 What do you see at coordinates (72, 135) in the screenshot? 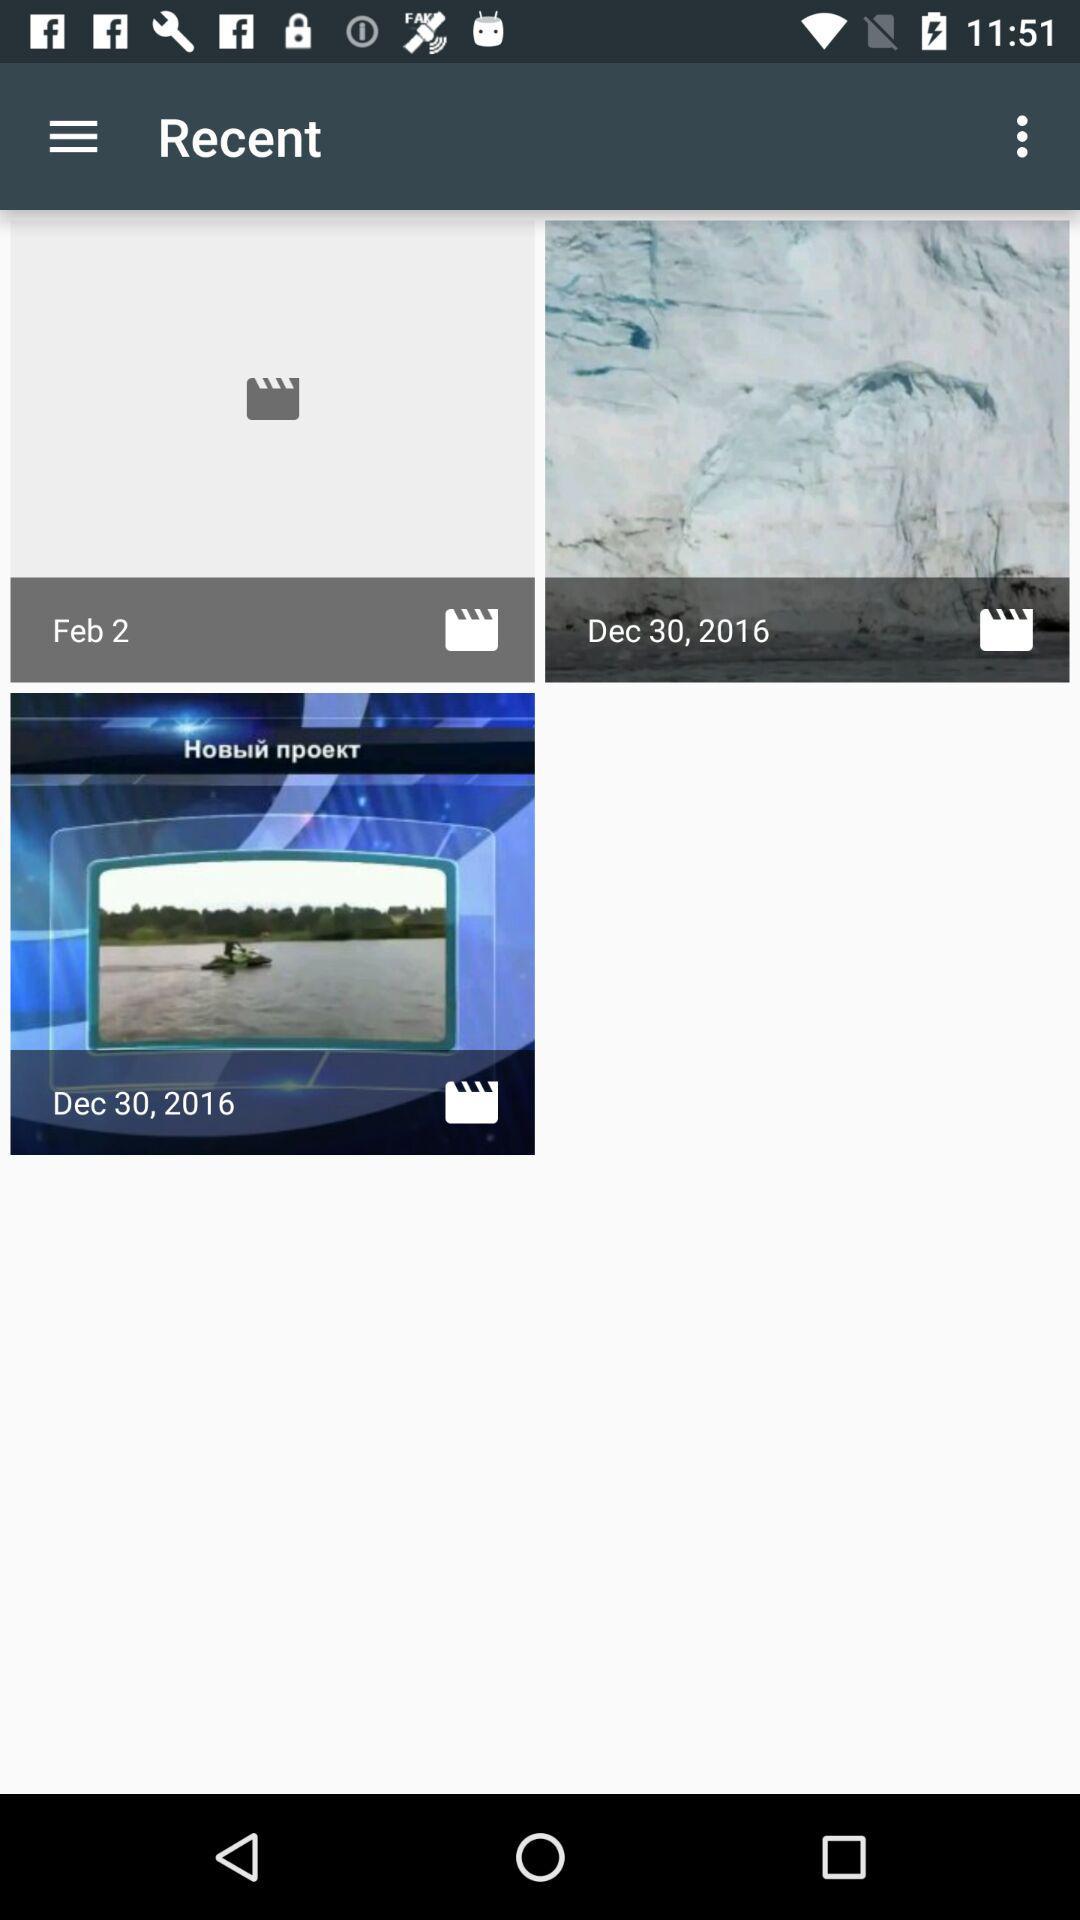
I see `the icon next to recent item` at bounding box center [72, 135].